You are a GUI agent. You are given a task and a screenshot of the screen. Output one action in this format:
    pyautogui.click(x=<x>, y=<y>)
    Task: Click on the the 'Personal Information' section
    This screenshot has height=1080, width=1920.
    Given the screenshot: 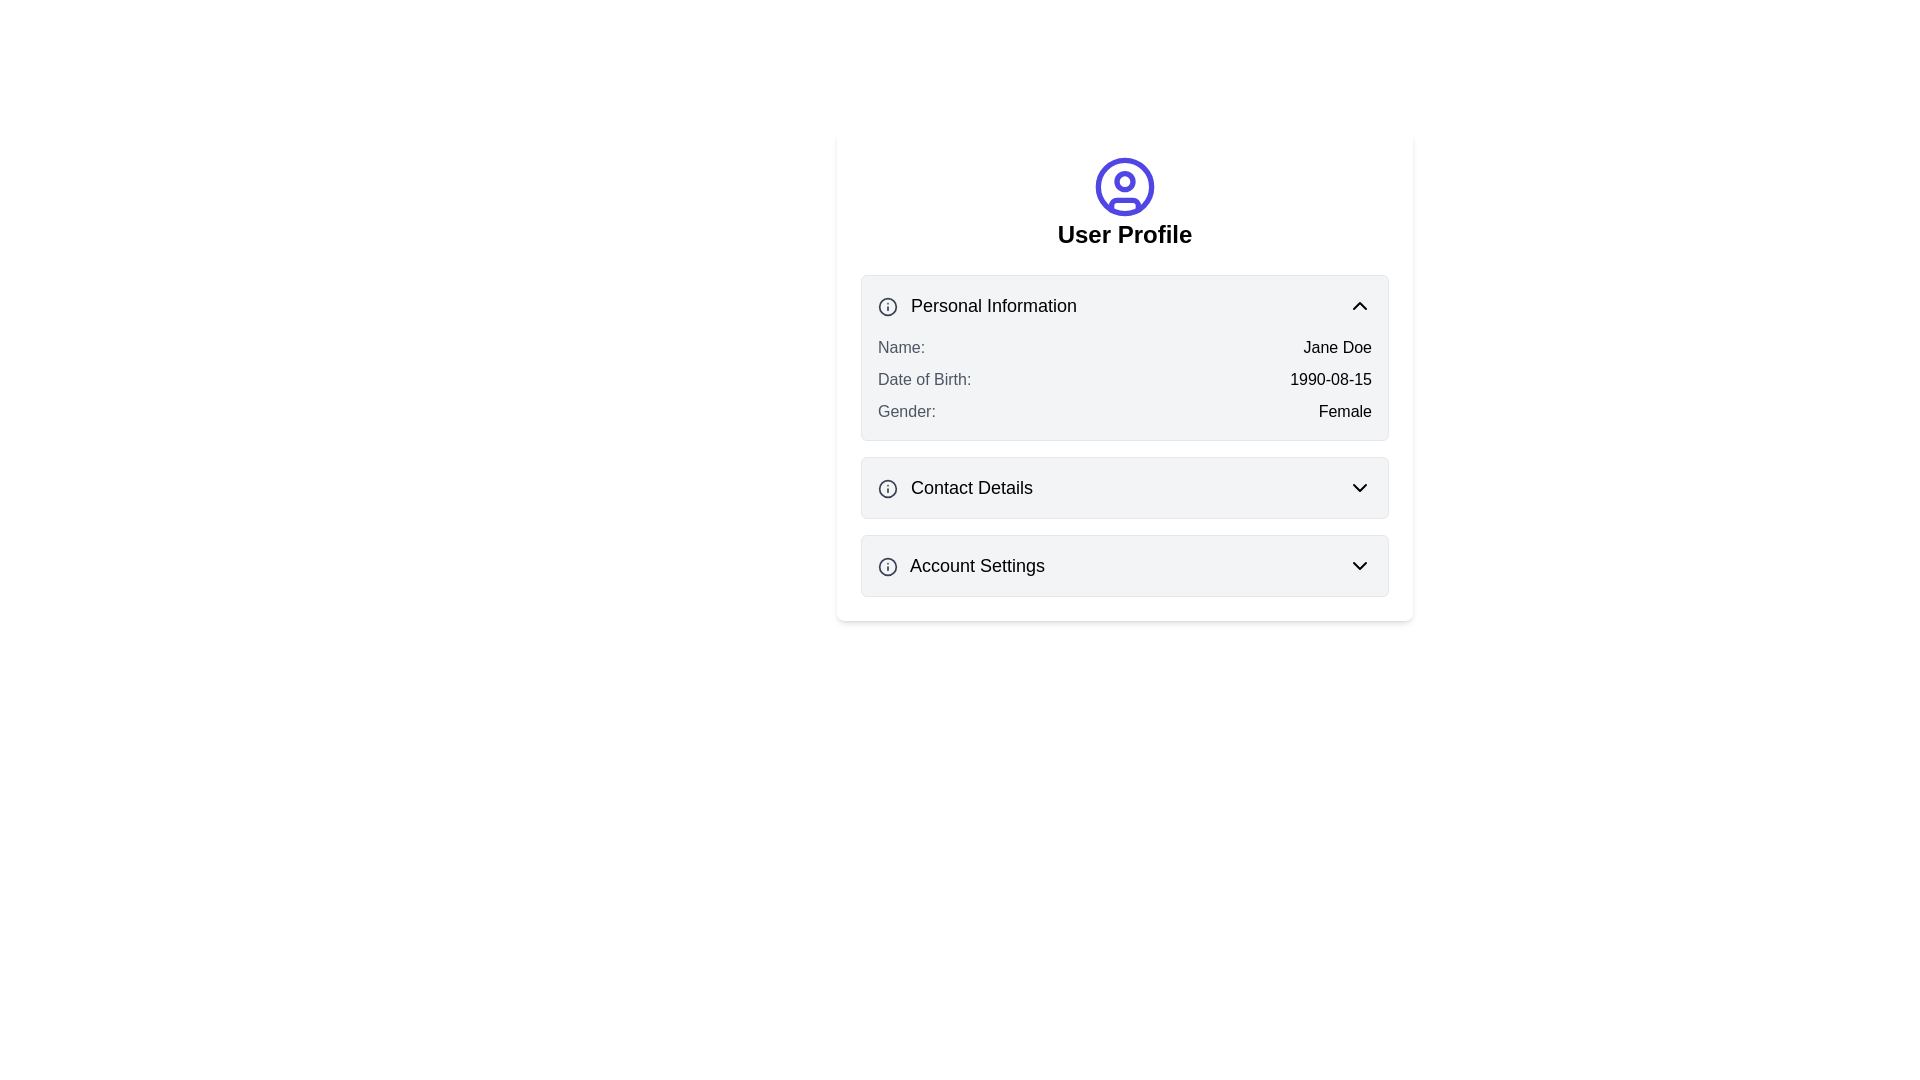 What is the action you would take?
    pyautogui.click(x=1124, y=434)
    